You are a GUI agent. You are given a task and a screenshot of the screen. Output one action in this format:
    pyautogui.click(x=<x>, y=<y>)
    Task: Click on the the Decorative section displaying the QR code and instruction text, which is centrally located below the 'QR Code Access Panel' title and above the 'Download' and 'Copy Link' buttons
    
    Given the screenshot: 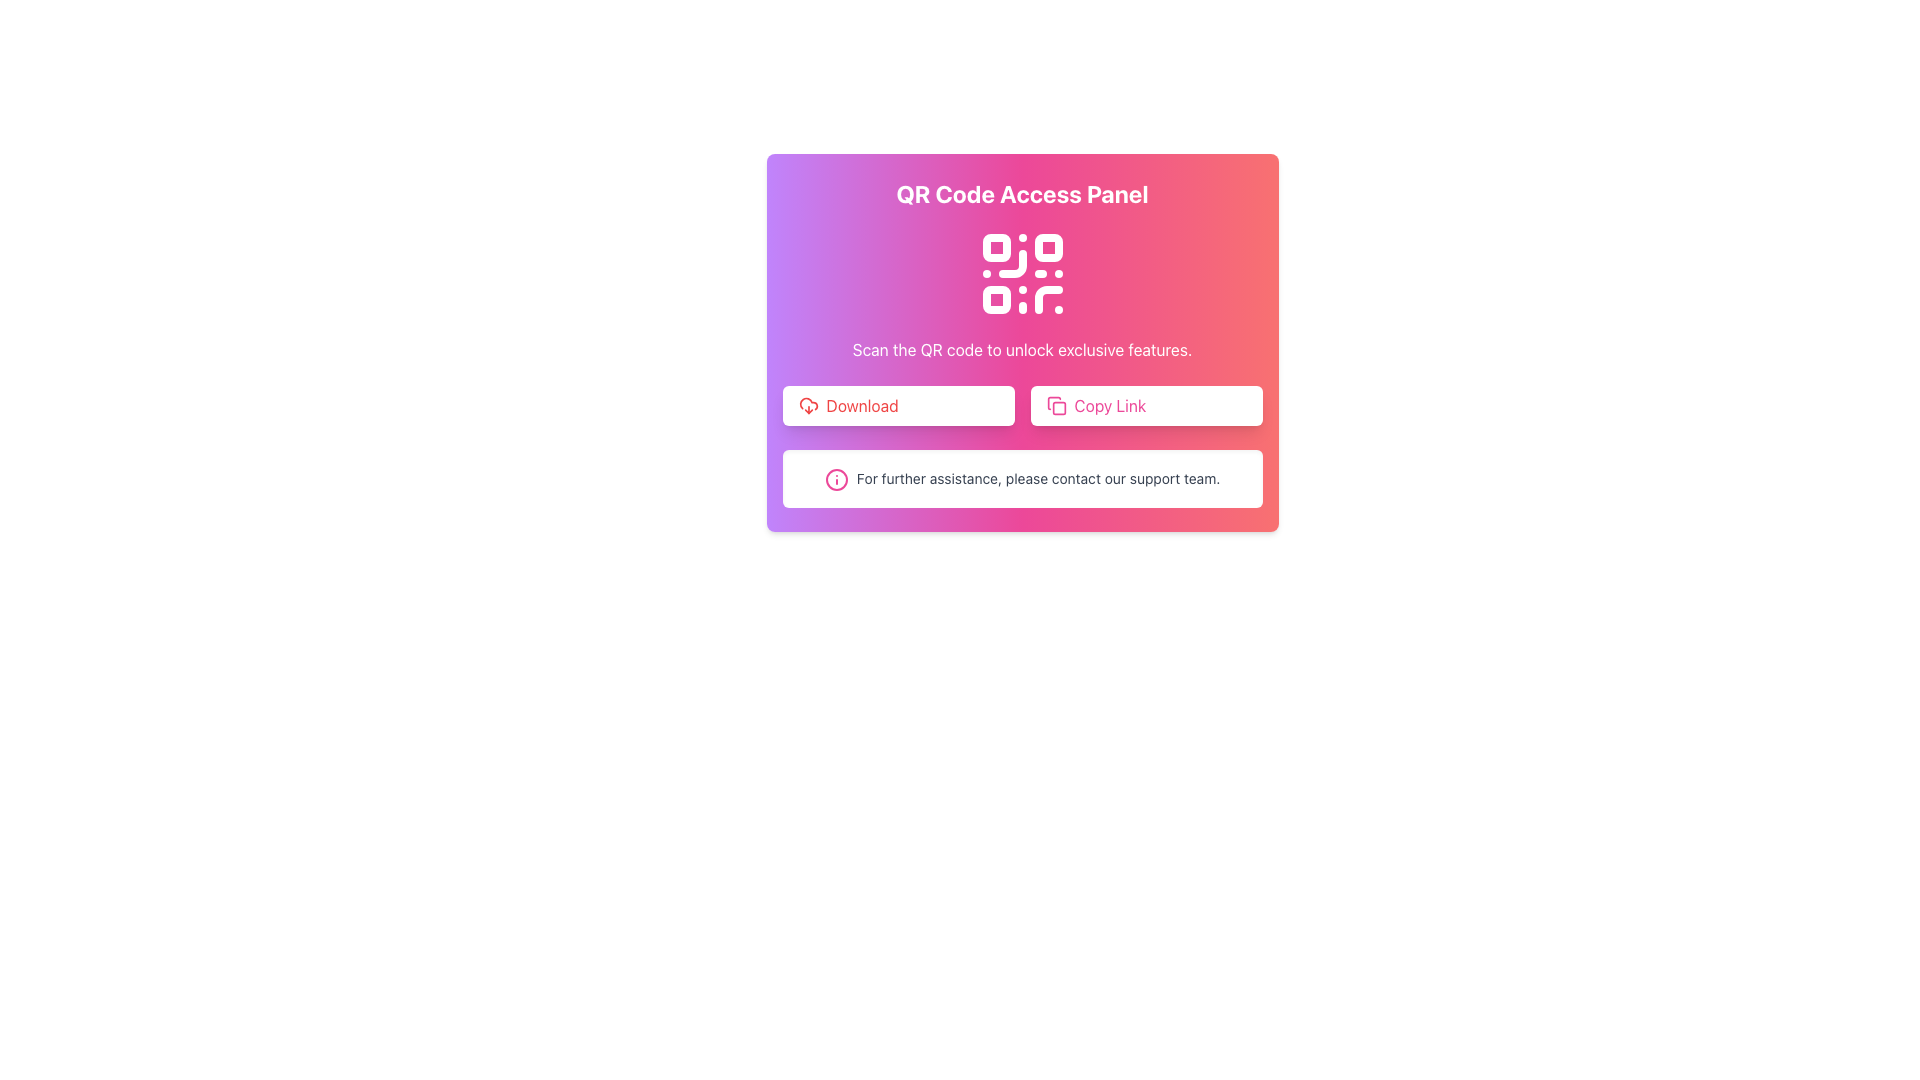 What is the action you would take?
    pyautogui.click(x=1022, y=293)
    